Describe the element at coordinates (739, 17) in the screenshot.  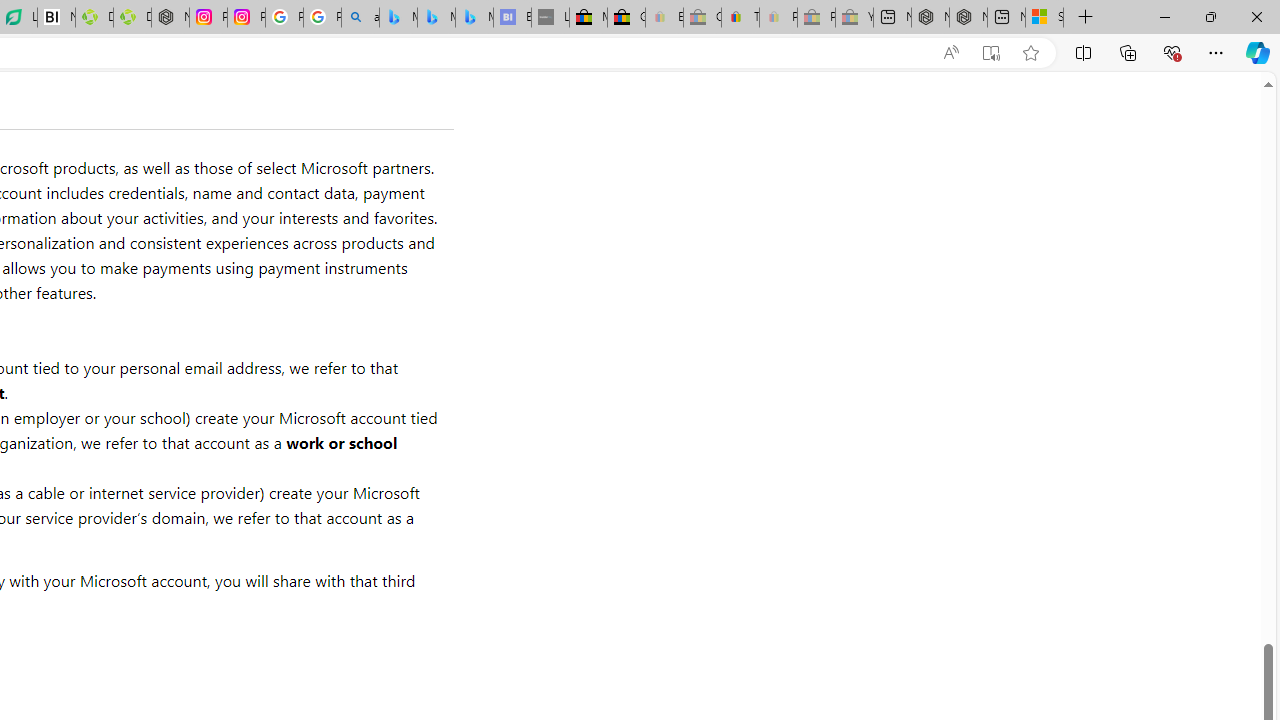
I see `'Threats and offensive language policy | eBay'` at that location.